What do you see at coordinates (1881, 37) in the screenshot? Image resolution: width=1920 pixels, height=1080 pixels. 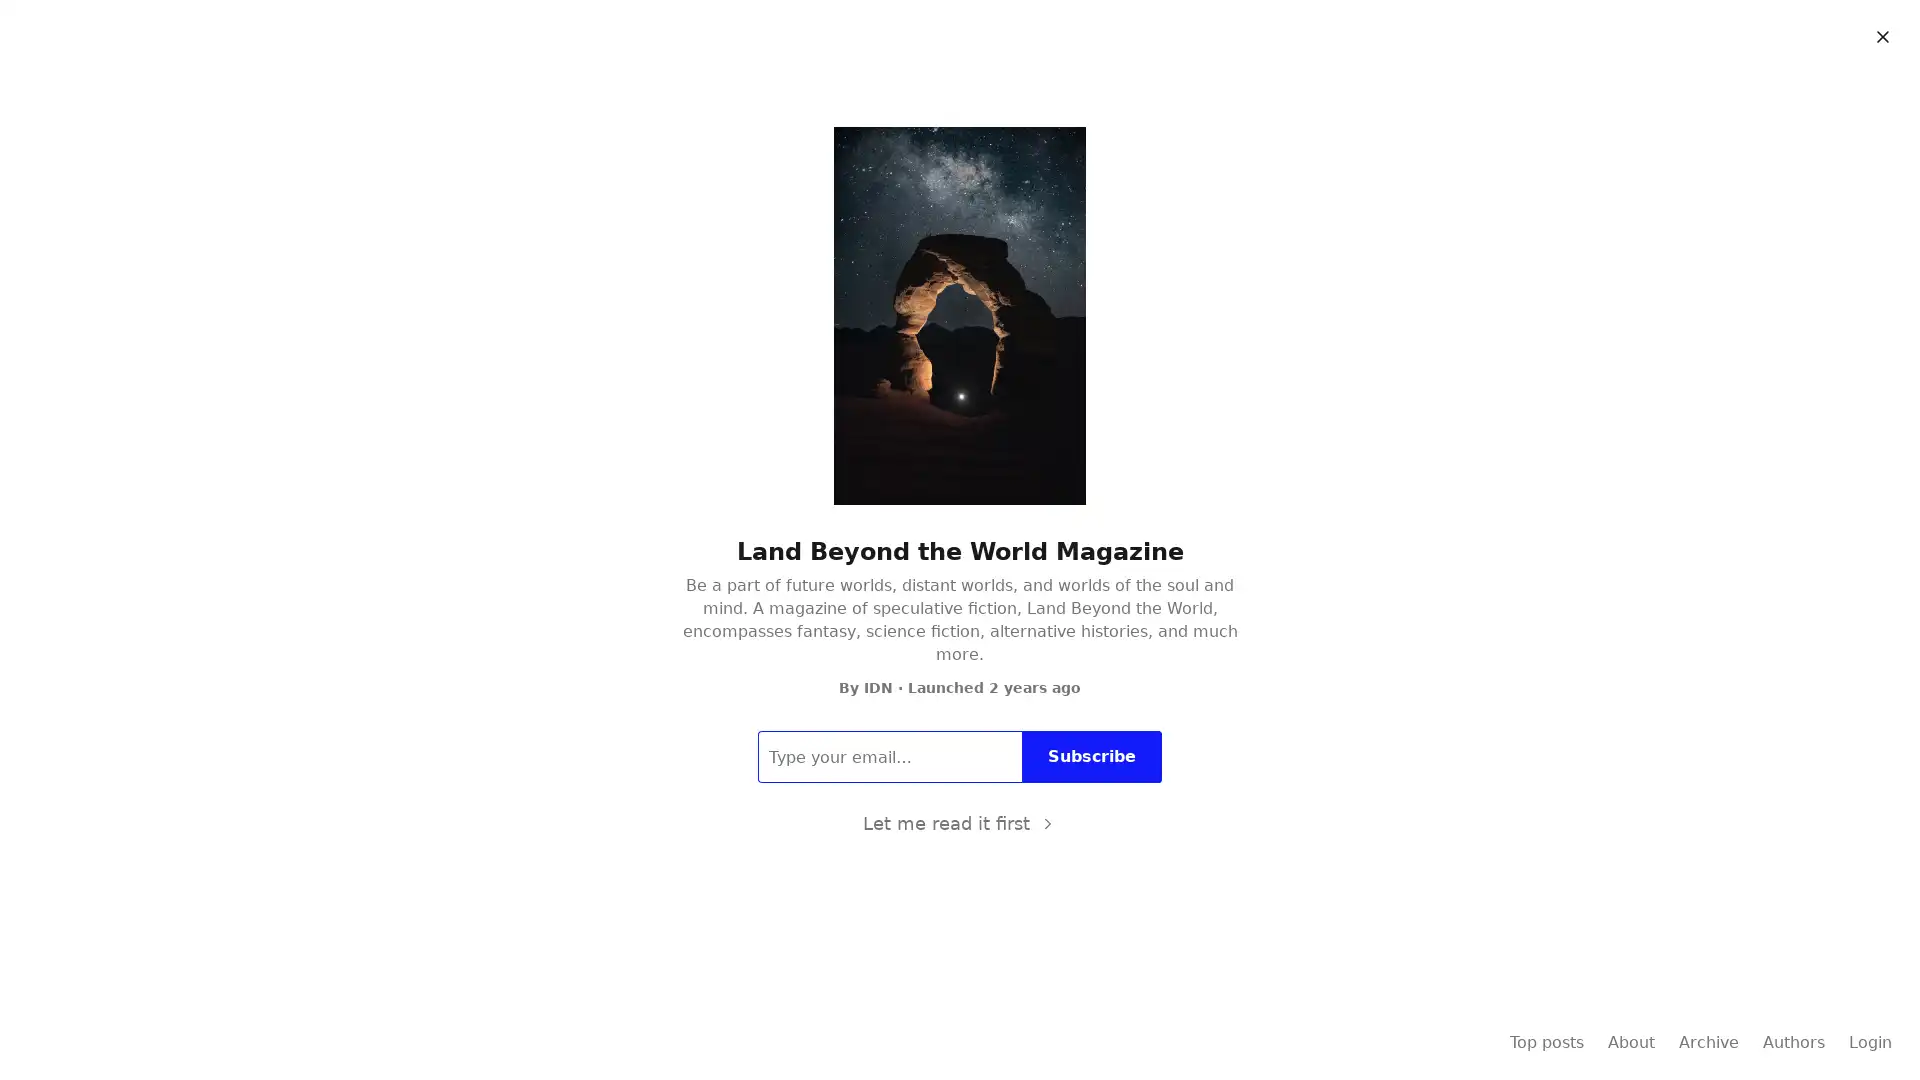 I see `Close` at bounding box center [1881, 37].